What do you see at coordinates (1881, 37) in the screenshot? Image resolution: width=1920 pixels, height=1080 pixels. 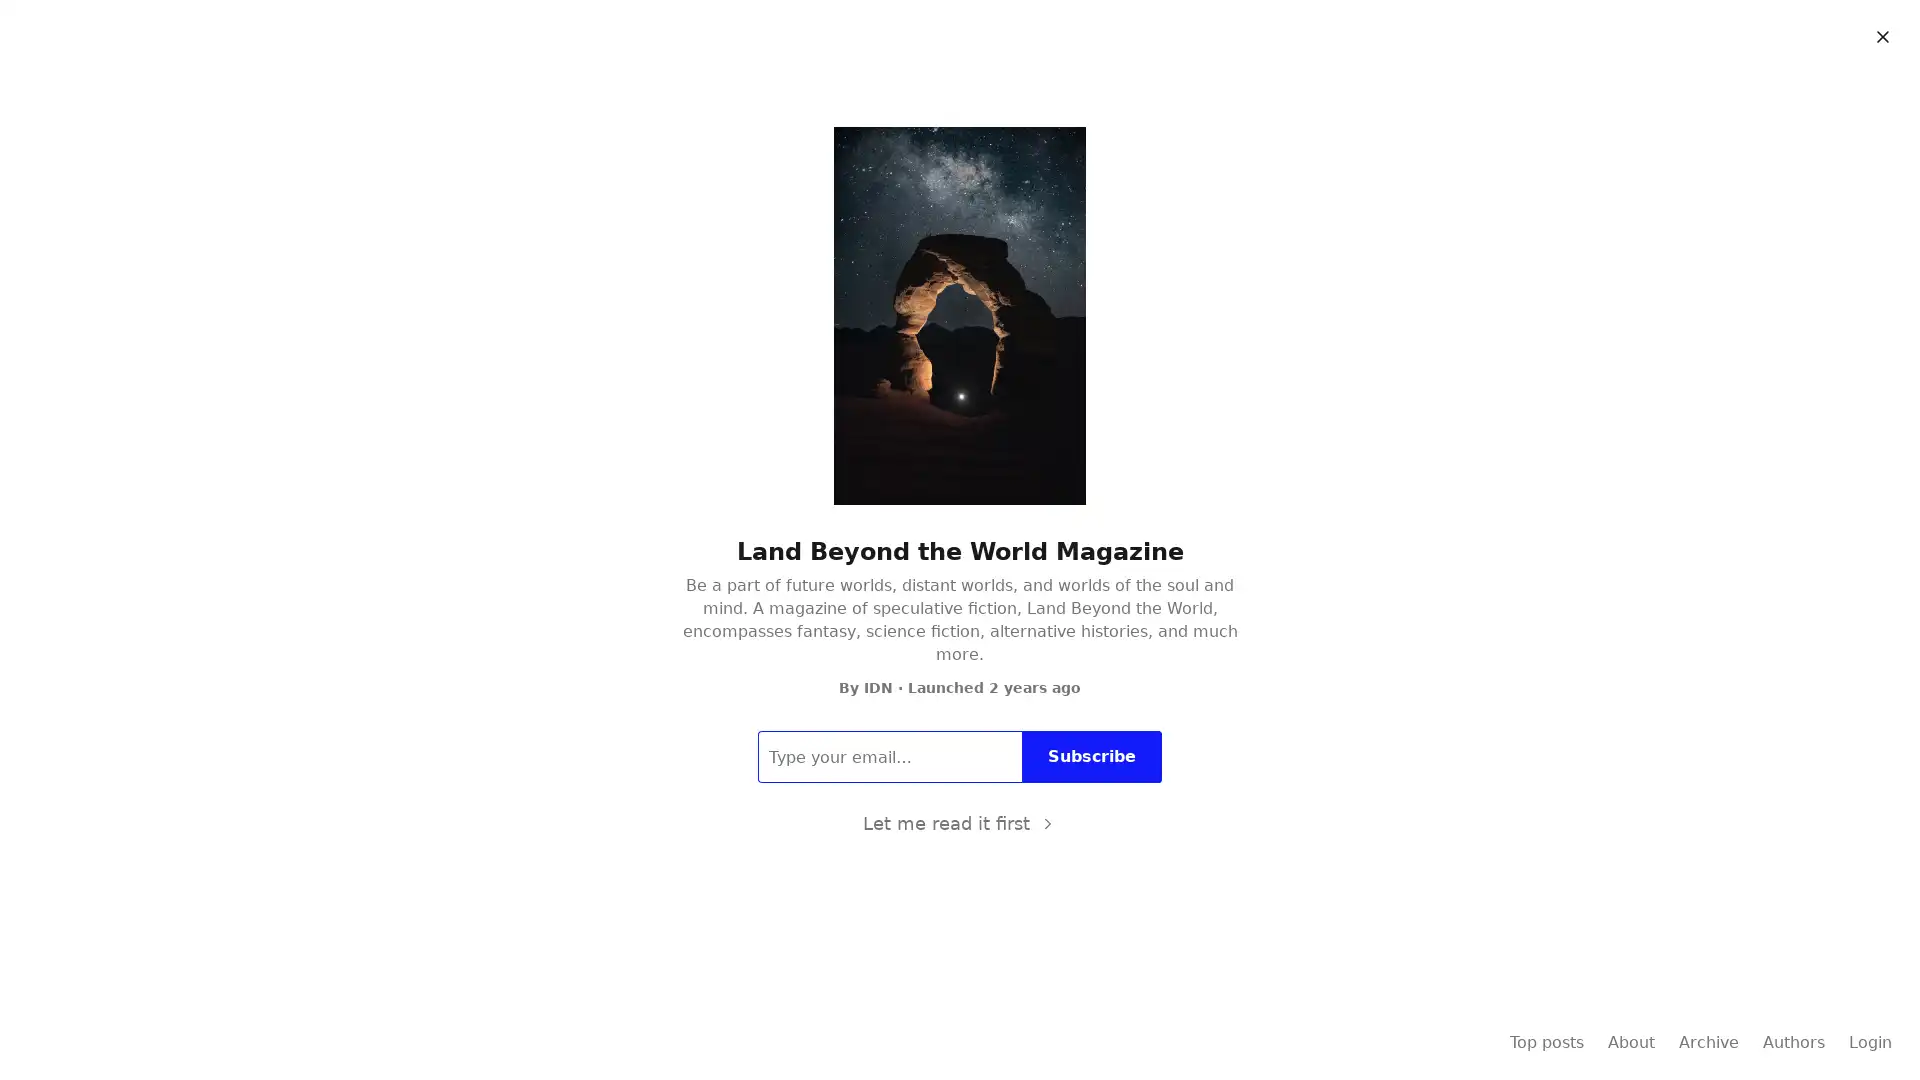 I see `Close` at bounding box center [1881, 37].